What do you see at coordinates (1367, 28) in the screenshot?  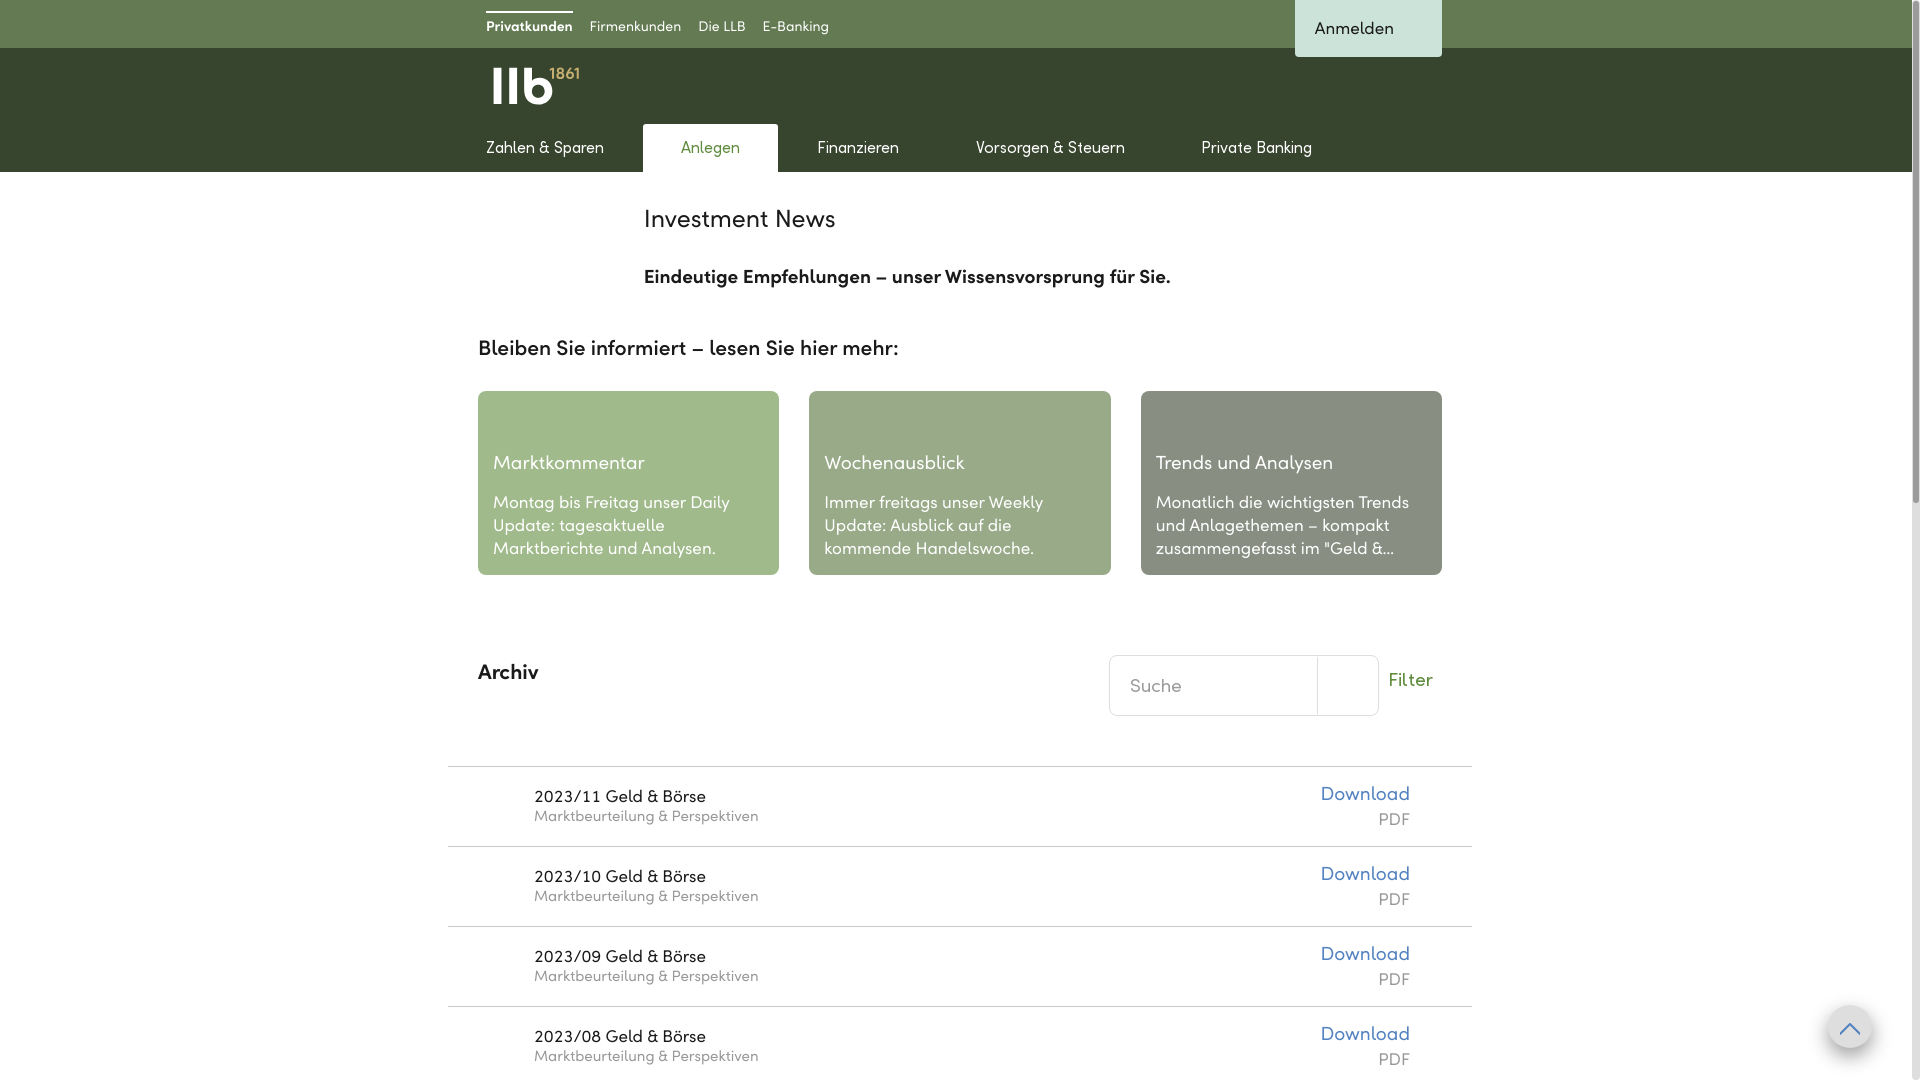 I see `'Anmelden'` at bounding box center [1367, 28].